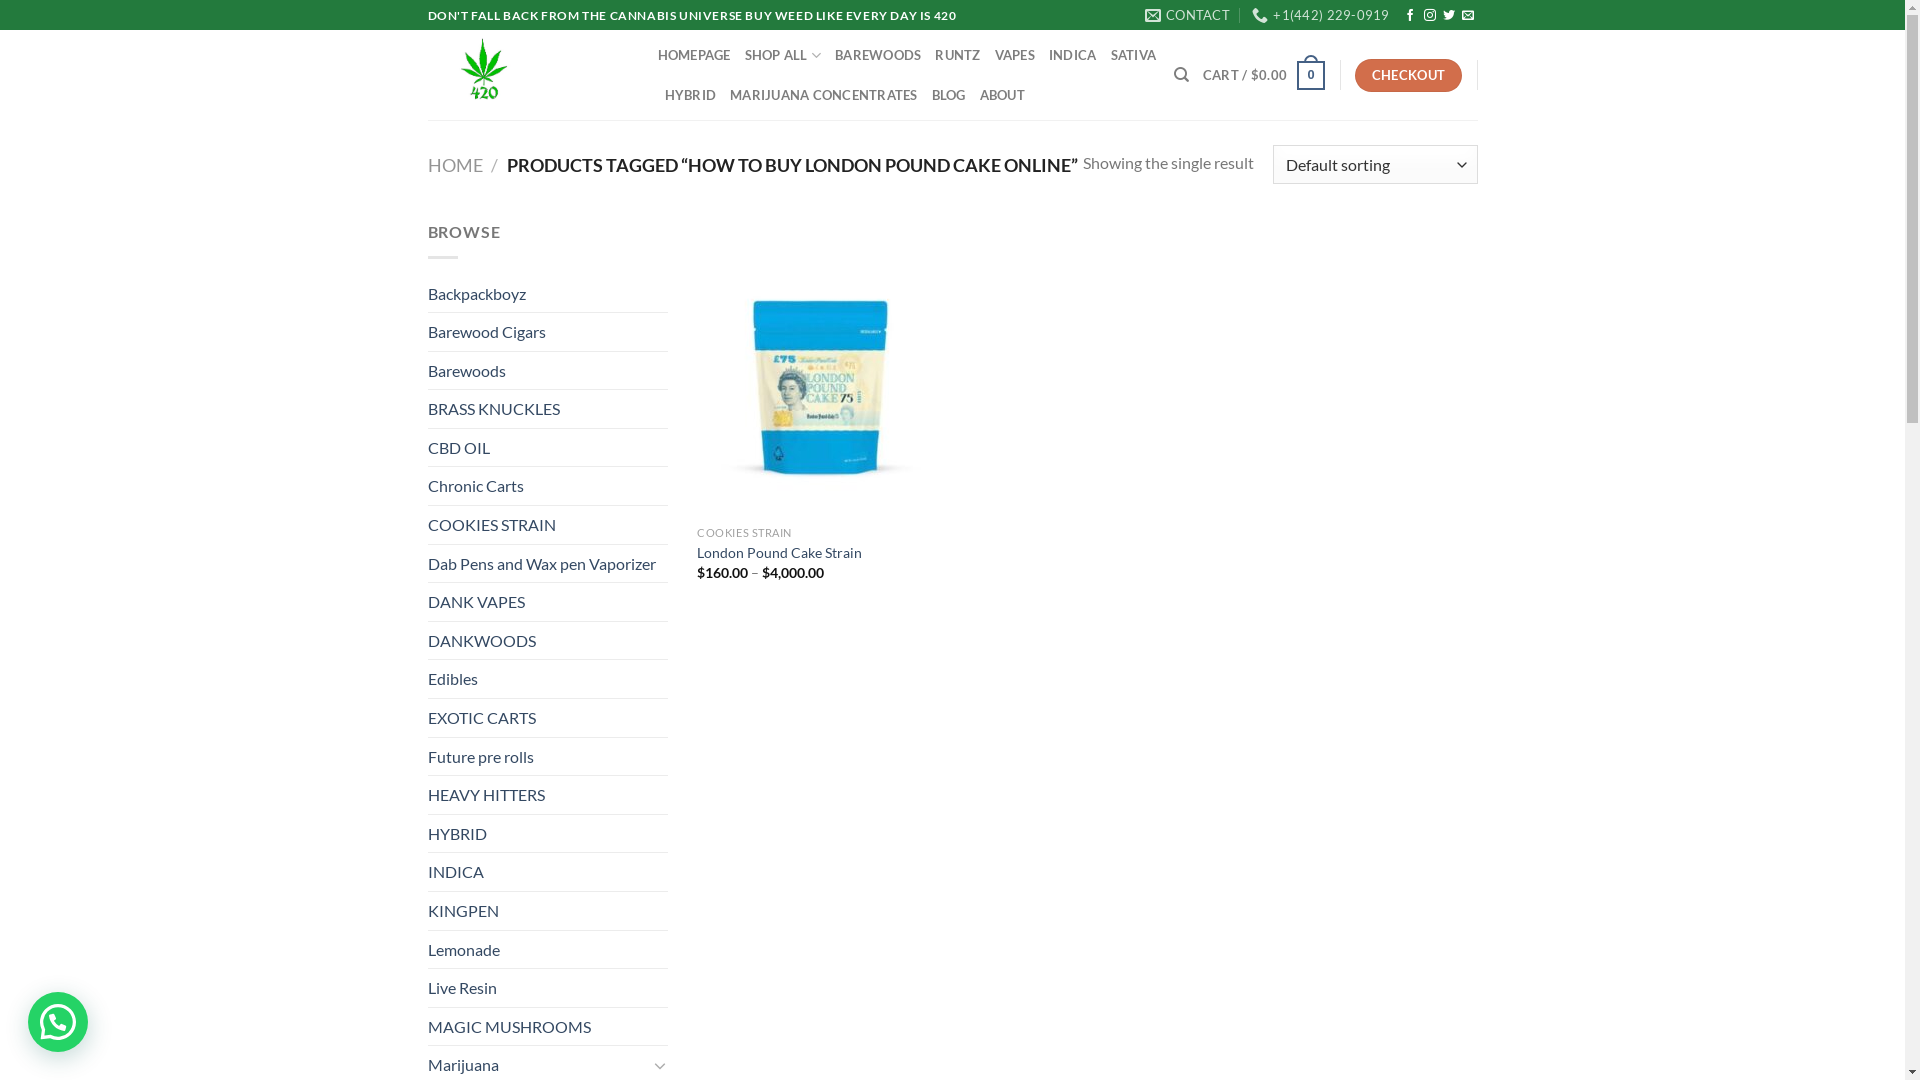 The height and width of the screenshot is (1080, 1920). I want to click on 'Barewood Cigars', so click(547, 330).